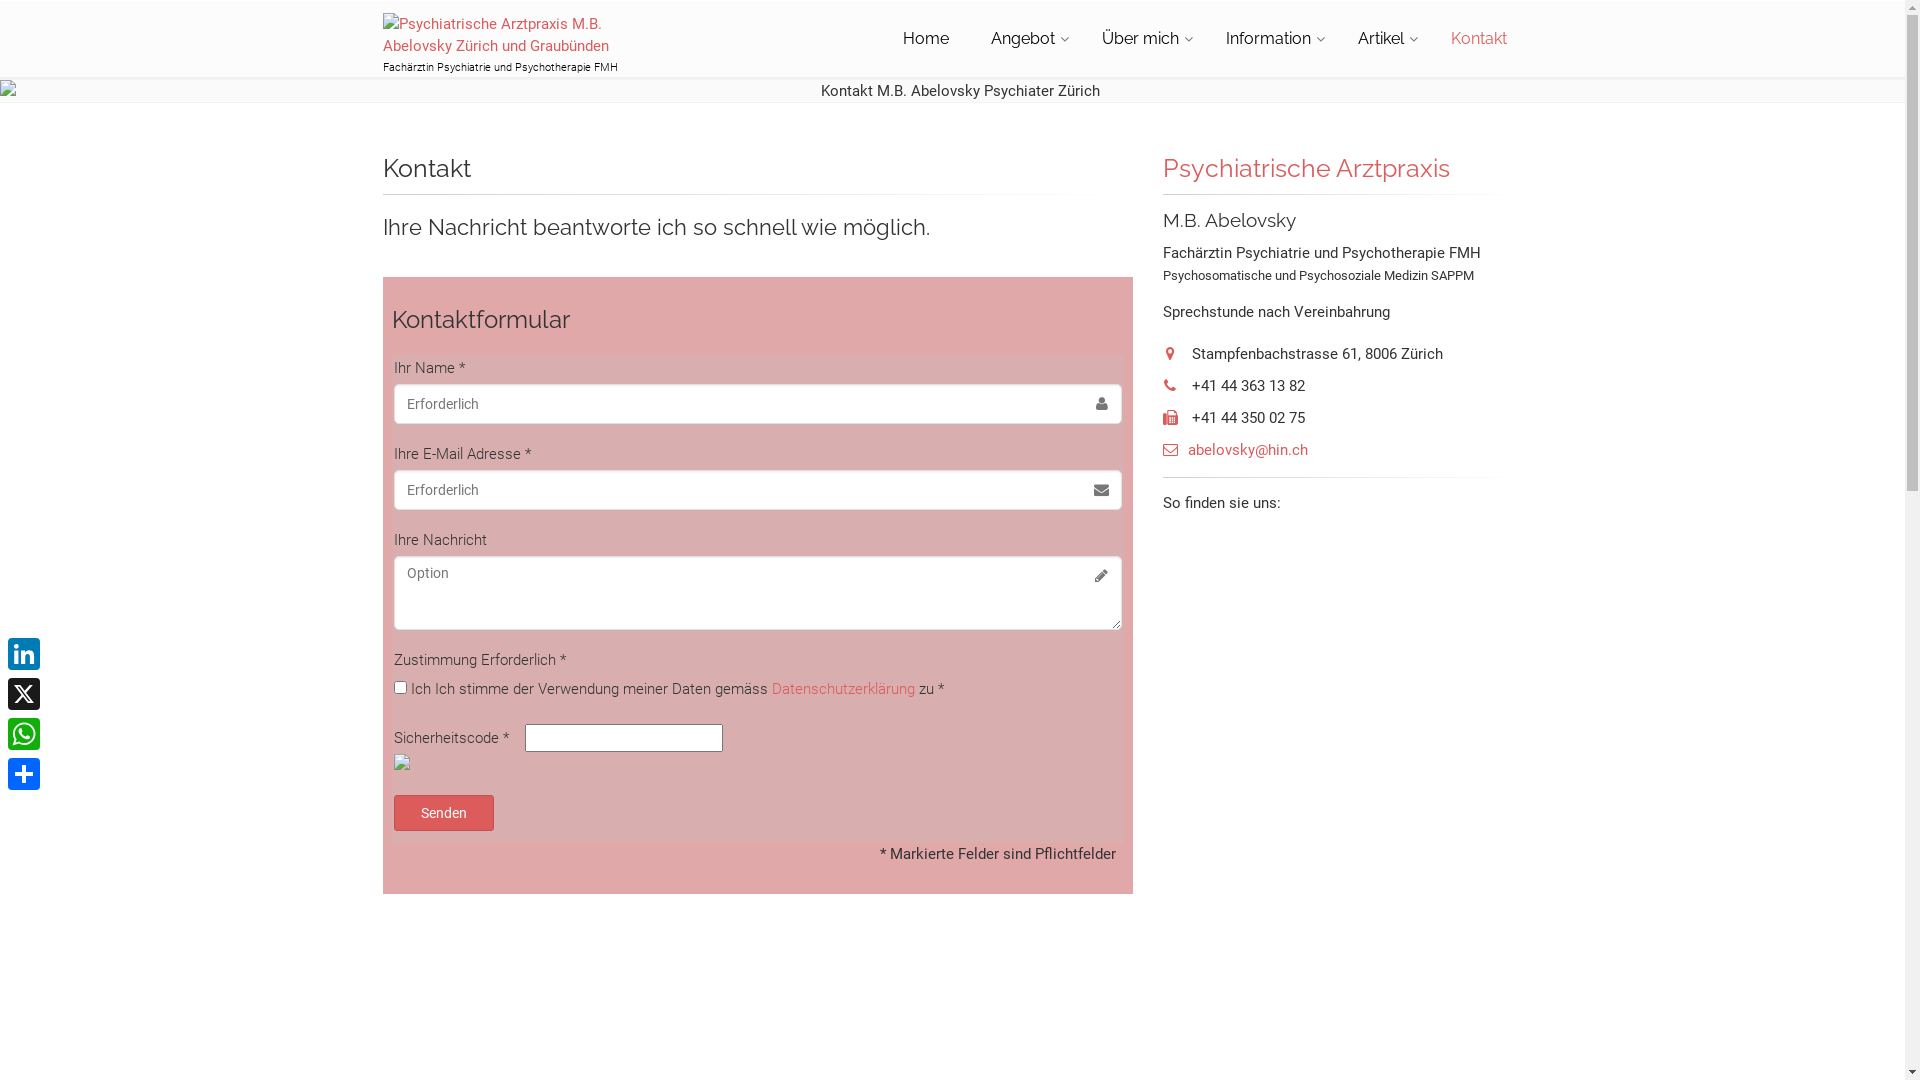  What do you see at coordinates (1270, 38) in the screenshot?
I see `'Information'` at bounding box center [1270, 38].